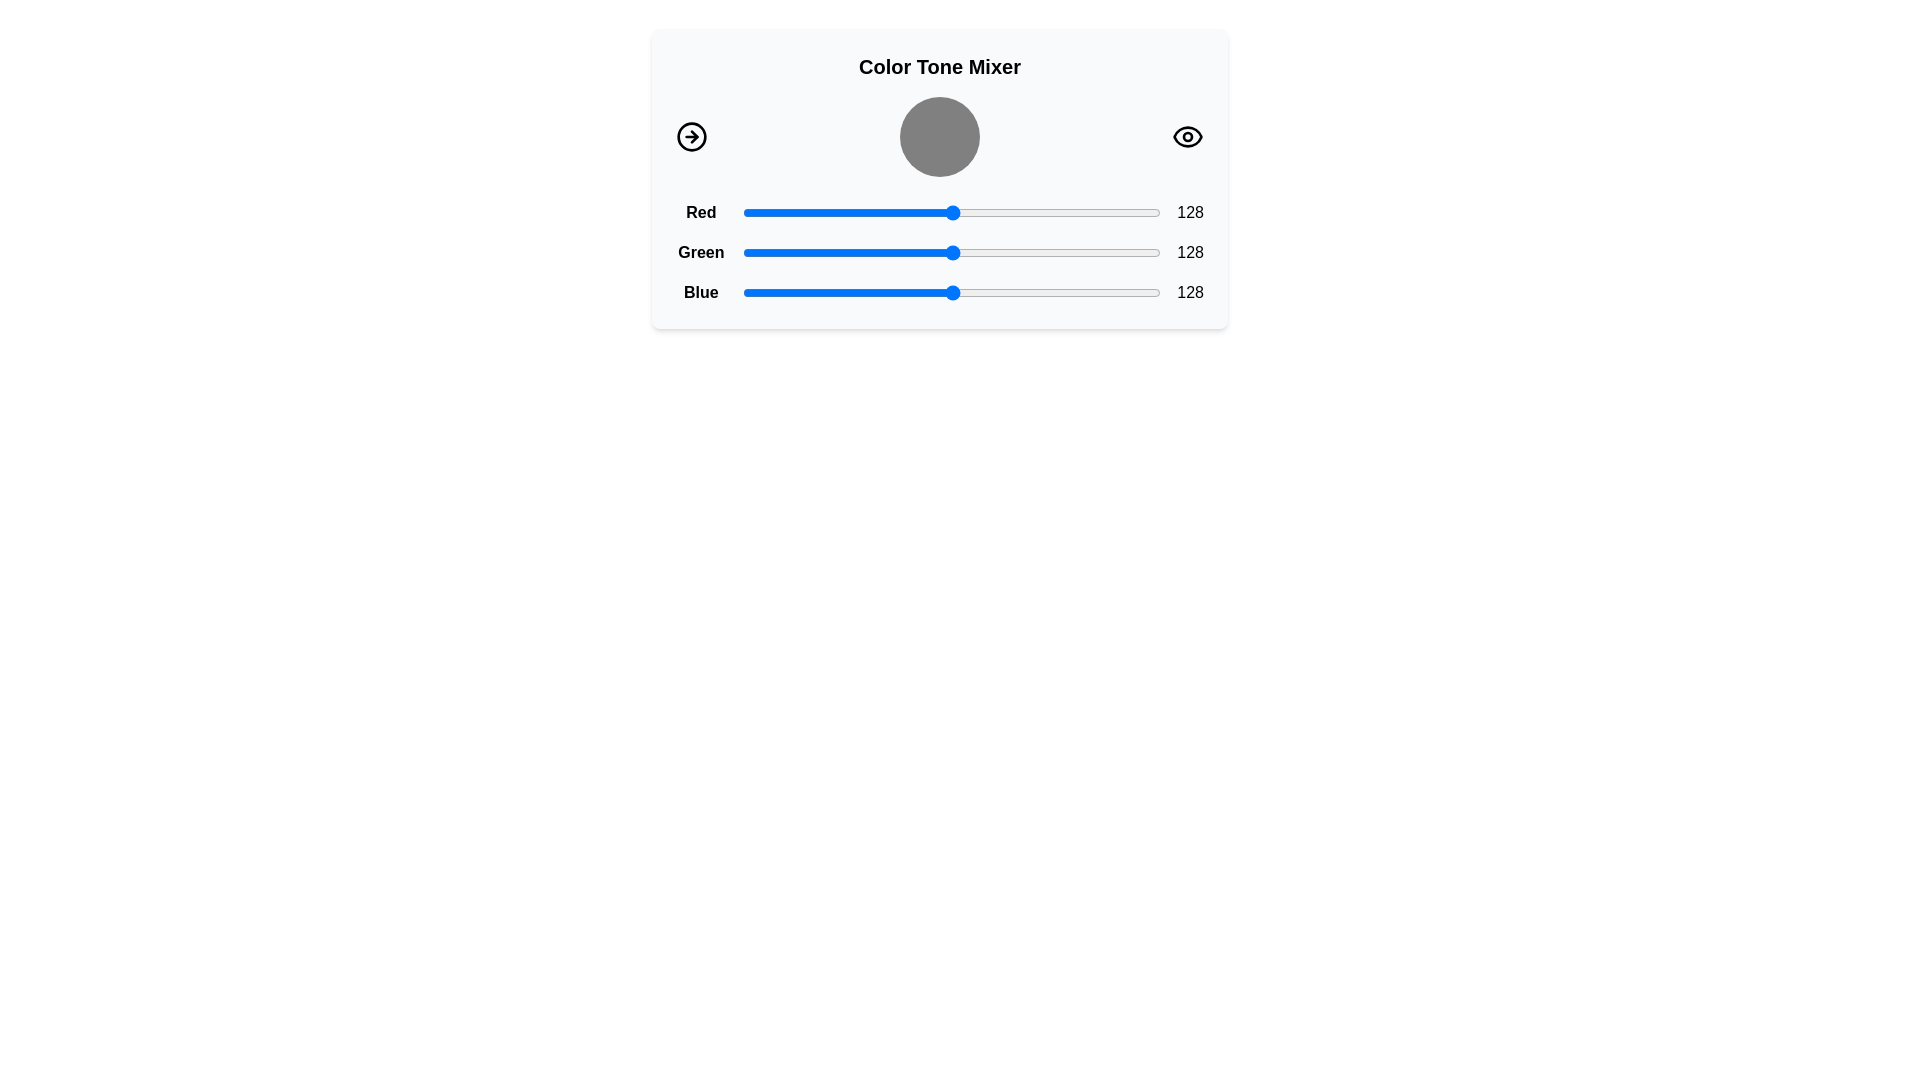  Describe the element at coordinates (854, 212) in the screenshot. I see `the red component` at that location.